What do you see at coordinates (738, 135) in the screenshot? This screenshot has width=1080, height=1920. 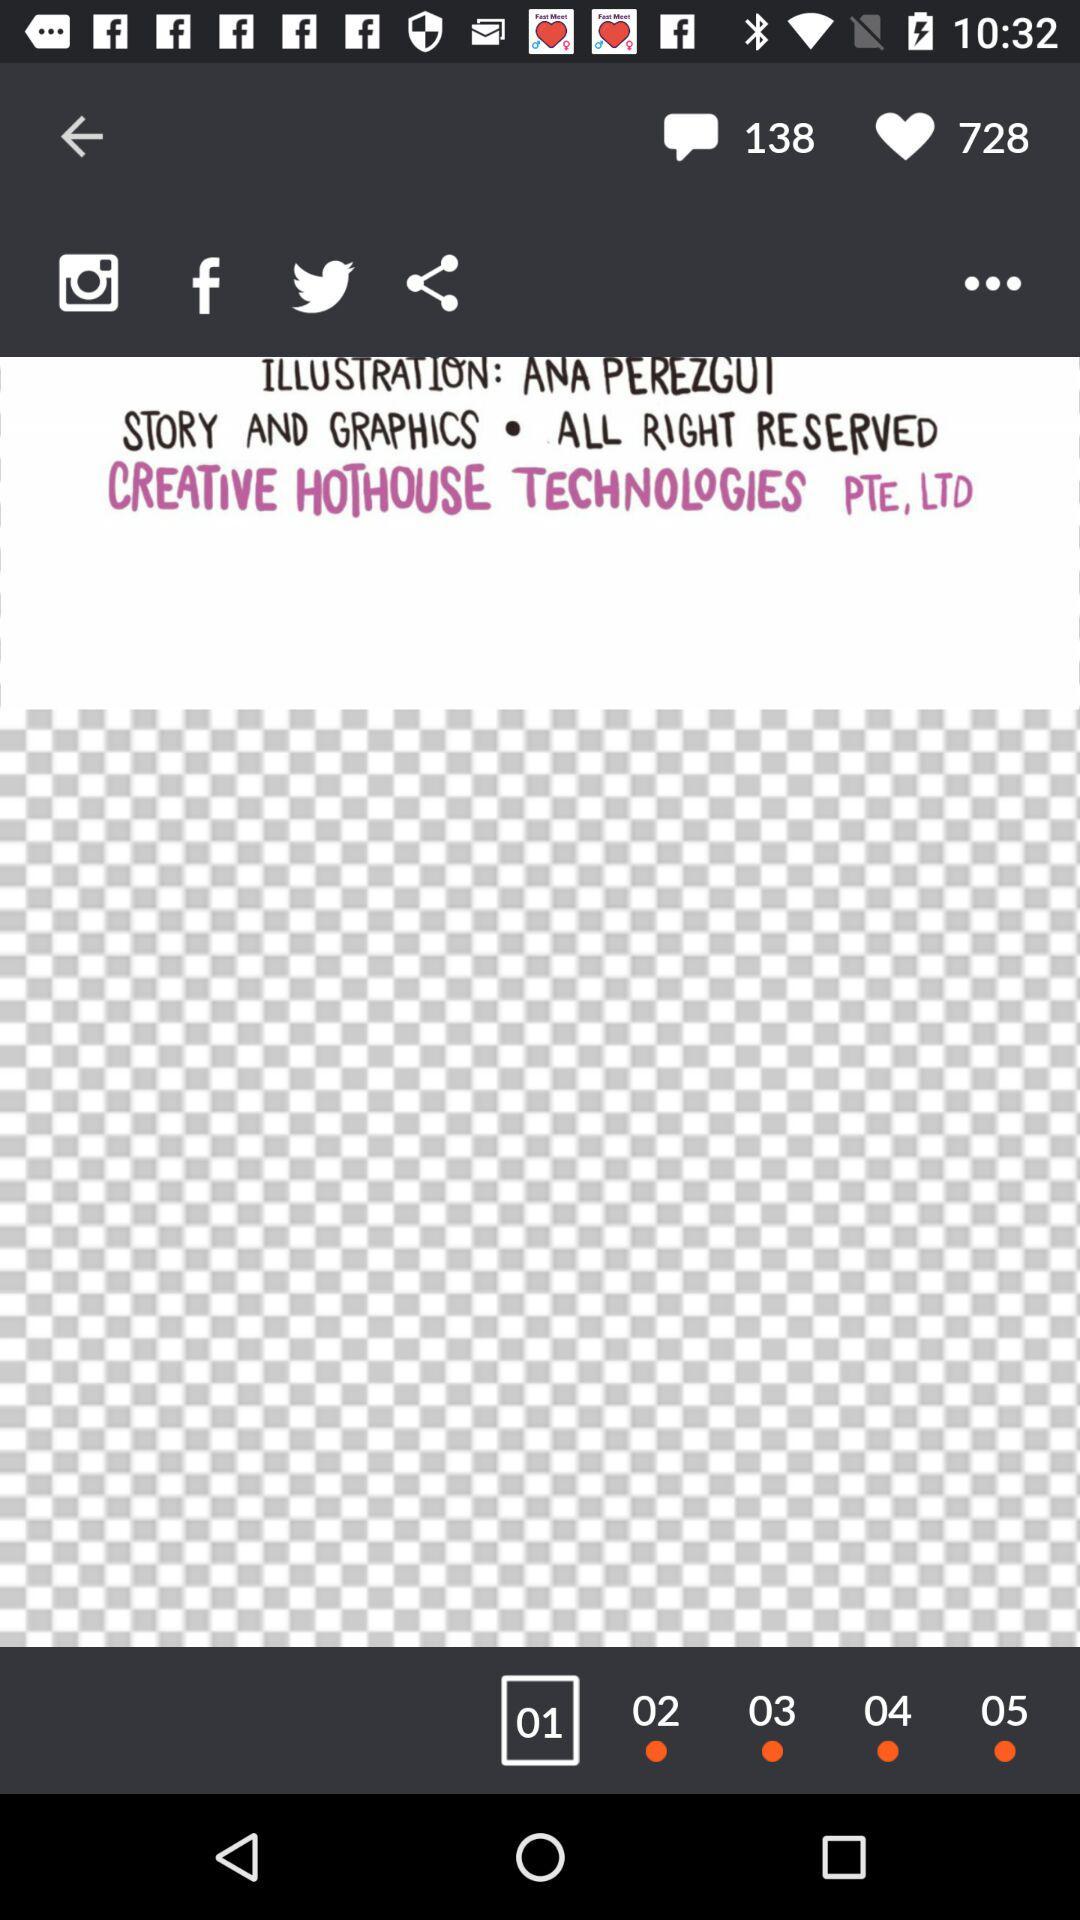 I see `item to the left of the 728  icon` at bounding box center [738, 135].